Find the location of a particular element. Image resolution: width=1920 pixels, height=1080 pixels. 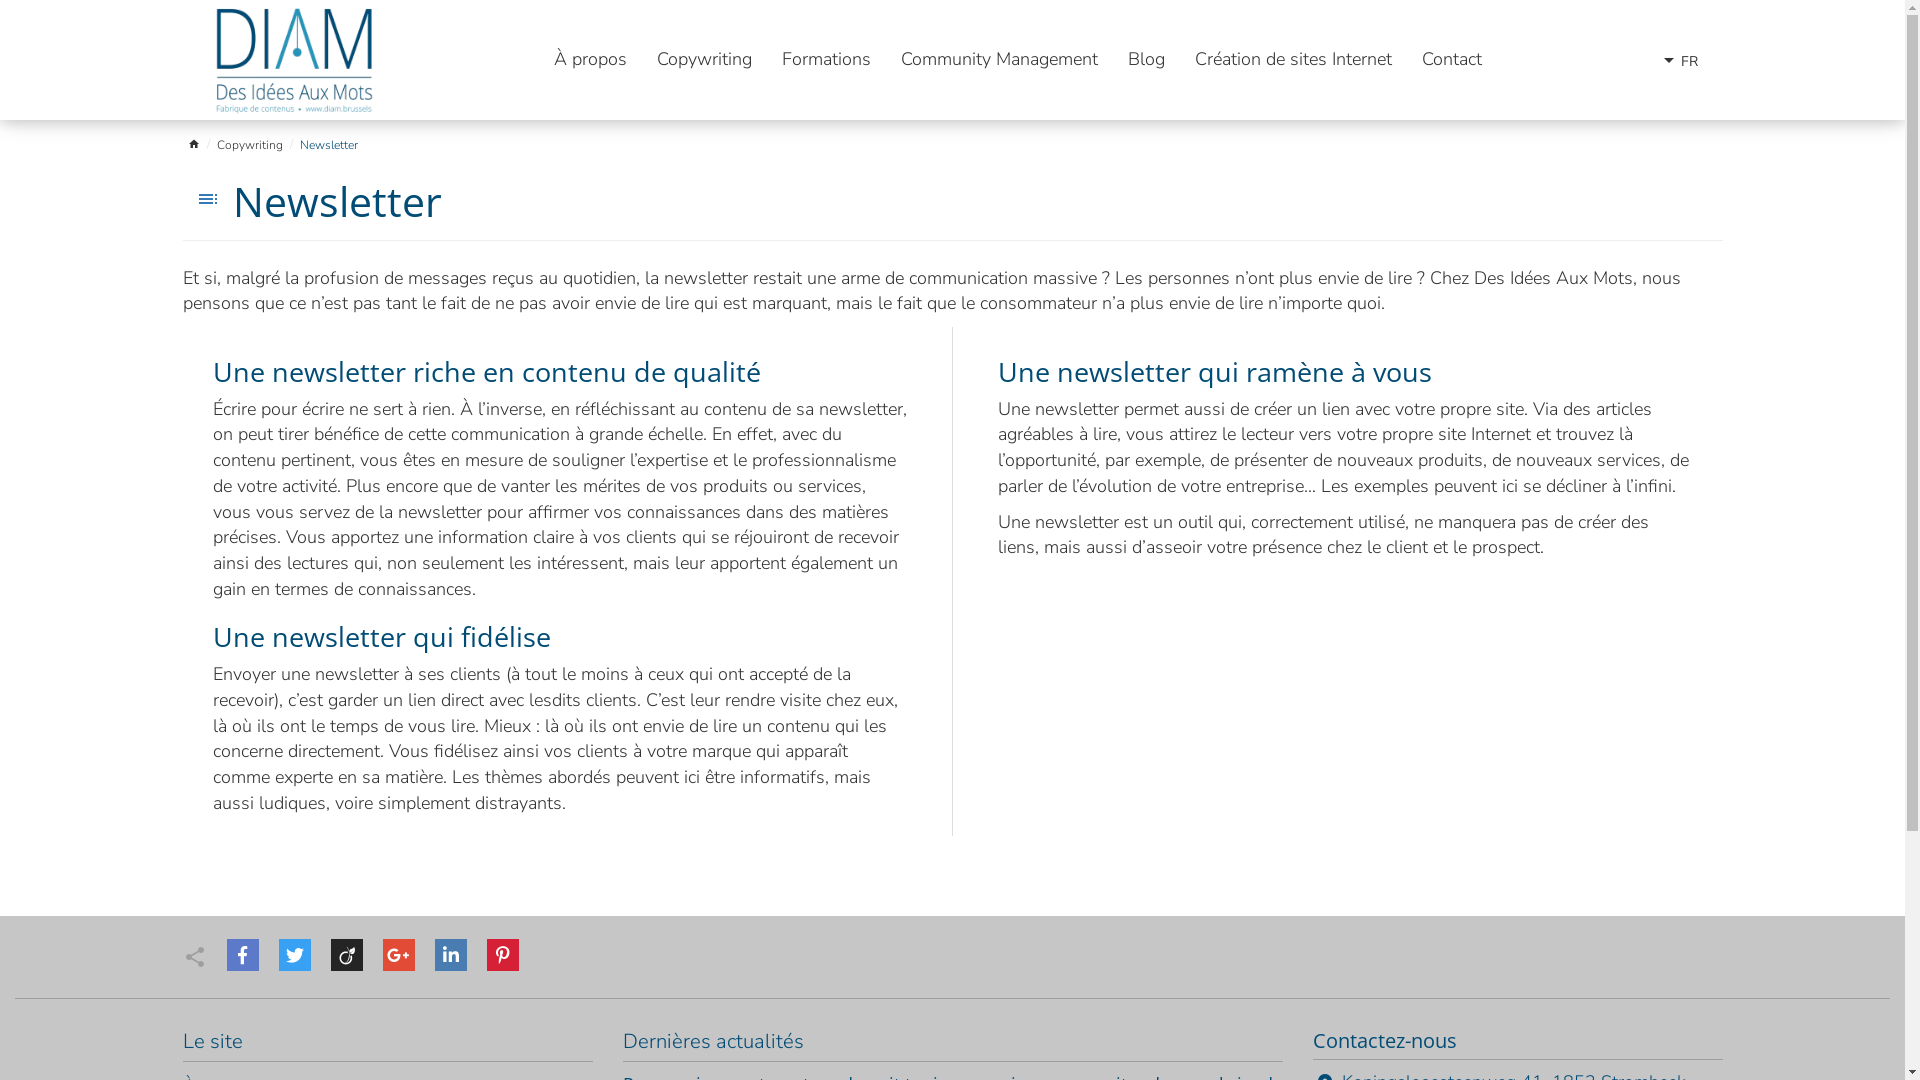

'Google' is located at coordinates (398, 954).